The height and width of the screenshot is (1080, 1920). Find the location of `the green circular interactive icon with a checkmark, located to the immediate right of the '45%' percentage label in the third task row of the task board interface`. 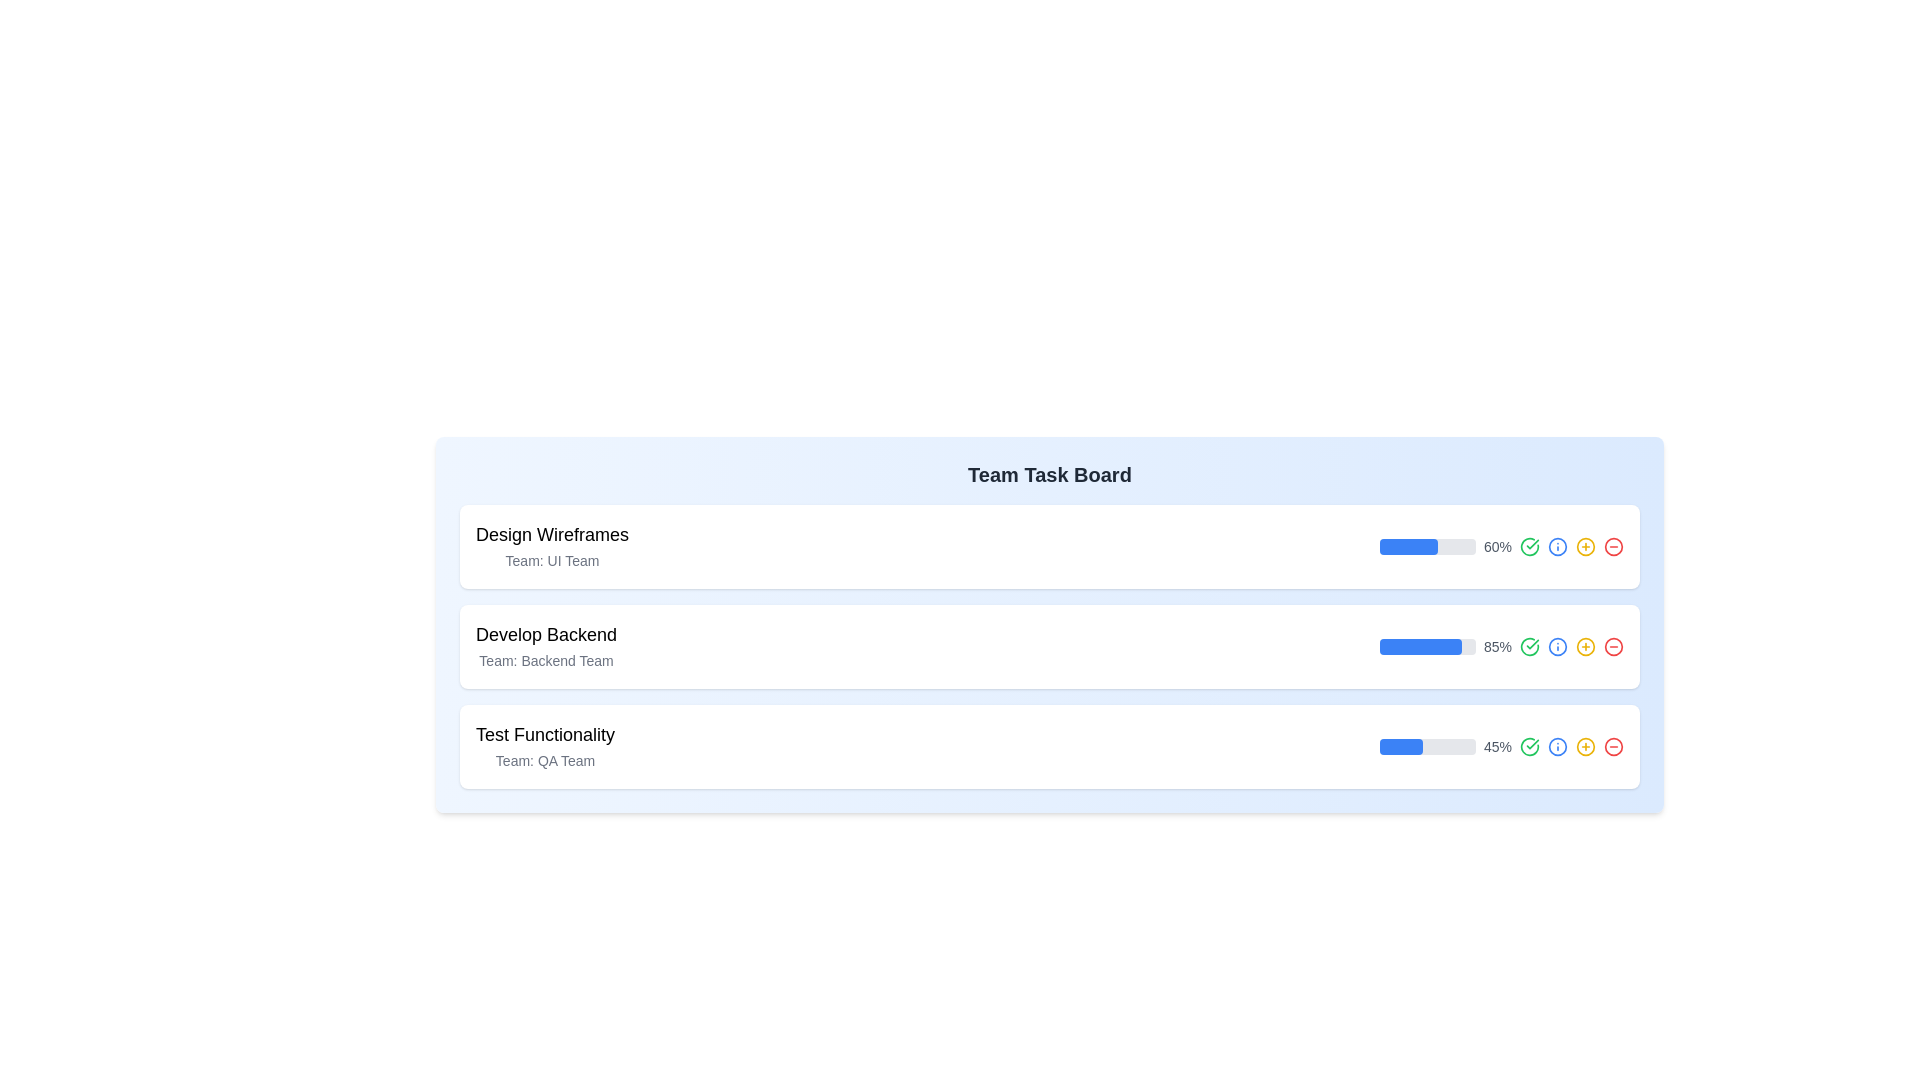

the green circular interactive icon with a checkmark, located to the immediate right of the '45%' percentage label in the third task row of the task board interface is located at coordinates (1529, 747).